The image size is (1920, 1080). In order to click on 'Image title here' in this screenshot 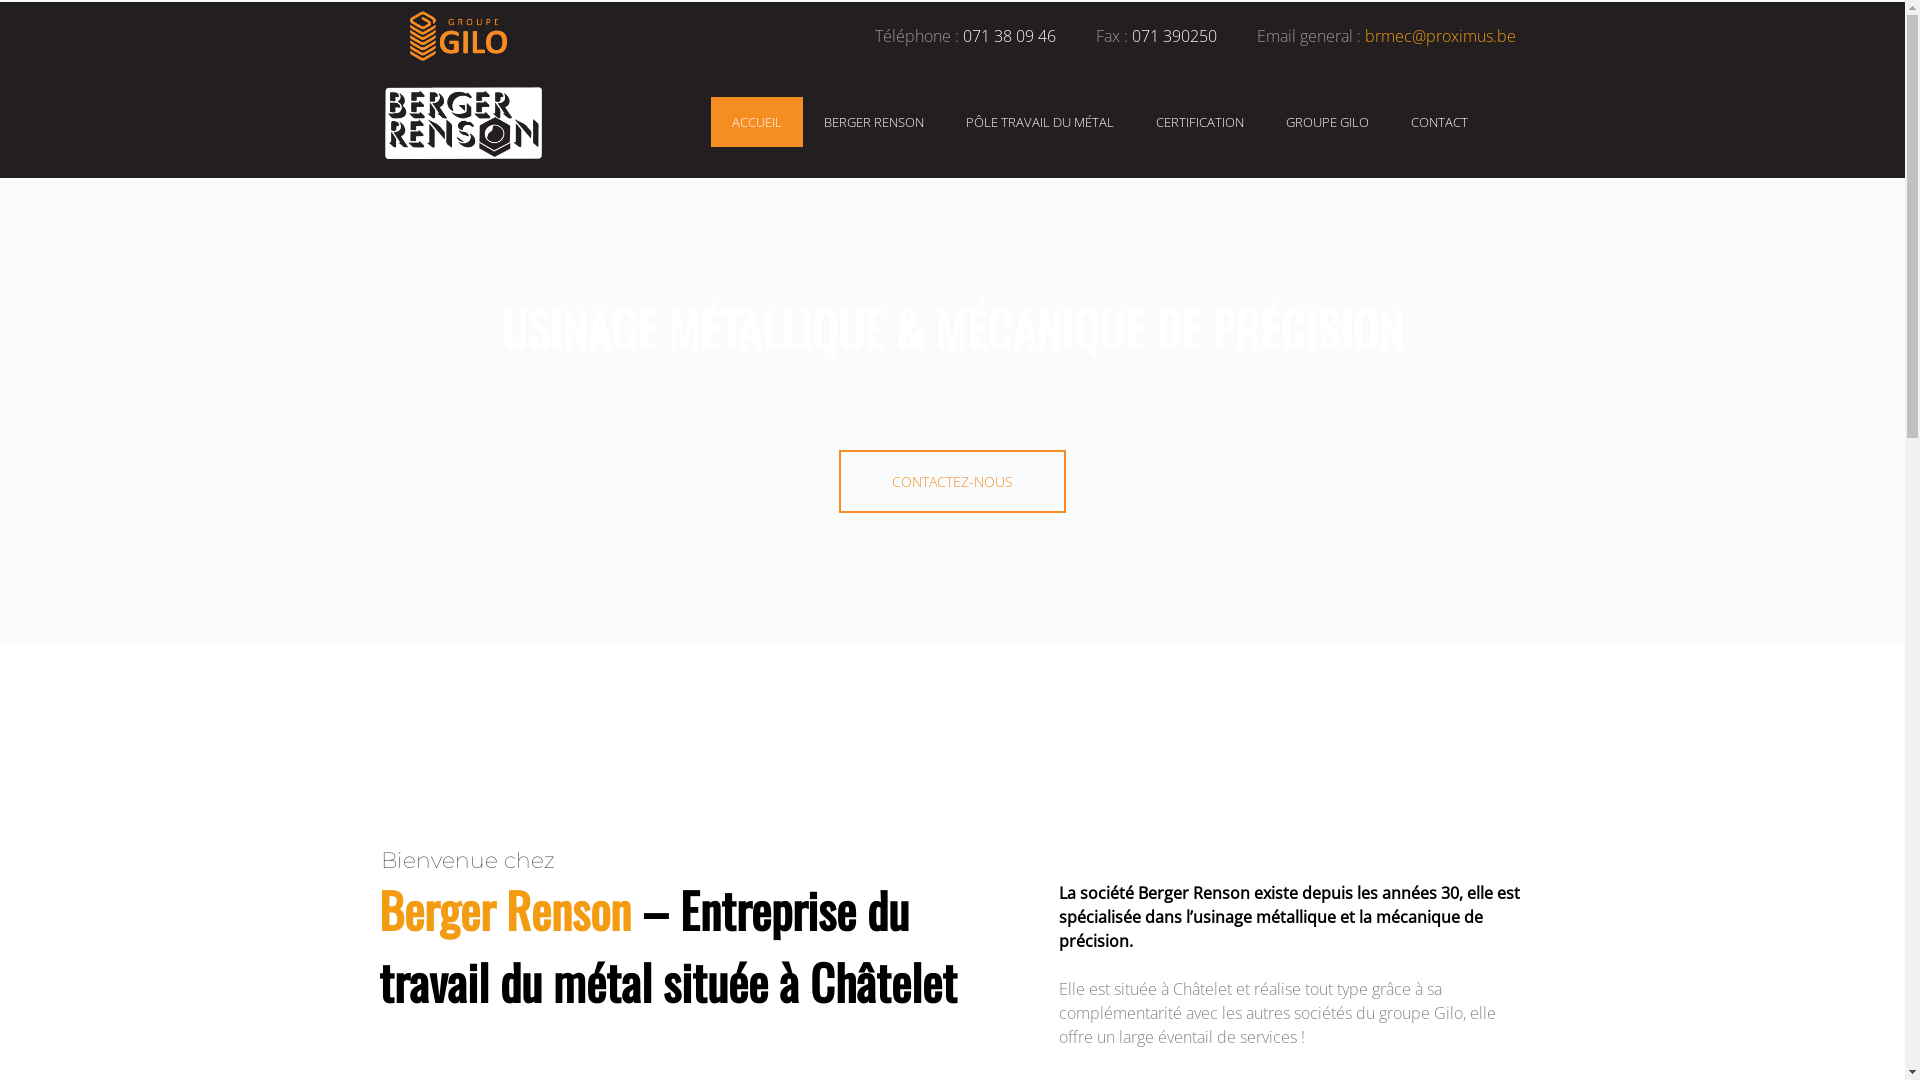, I will do `click(374, 122)`.